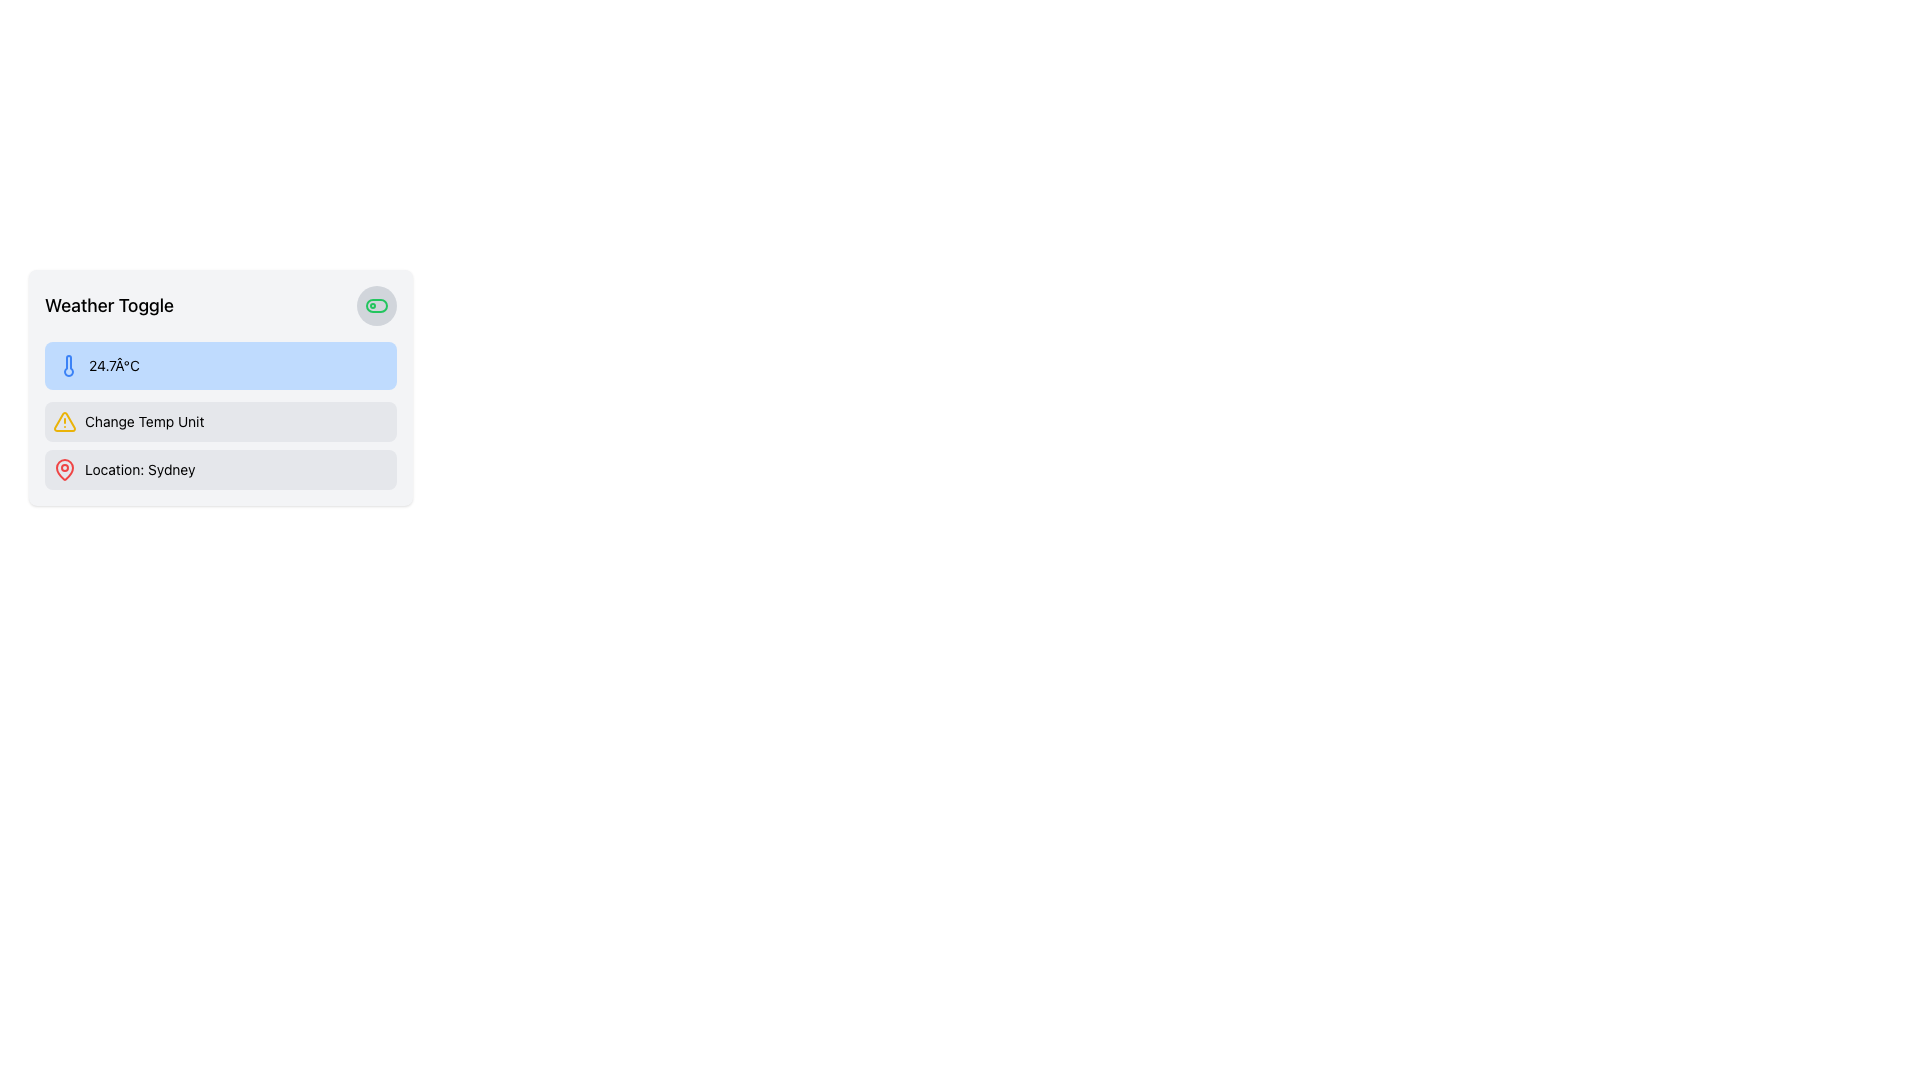 This screenshot has width=1920, height=1080. Describe the element at coordinates (220, 388) in the screenshot. I see `the Information Display Item that shows the current temperature in degrees Celsius, located underneath the 'Weather Toggle' heading` at that location.